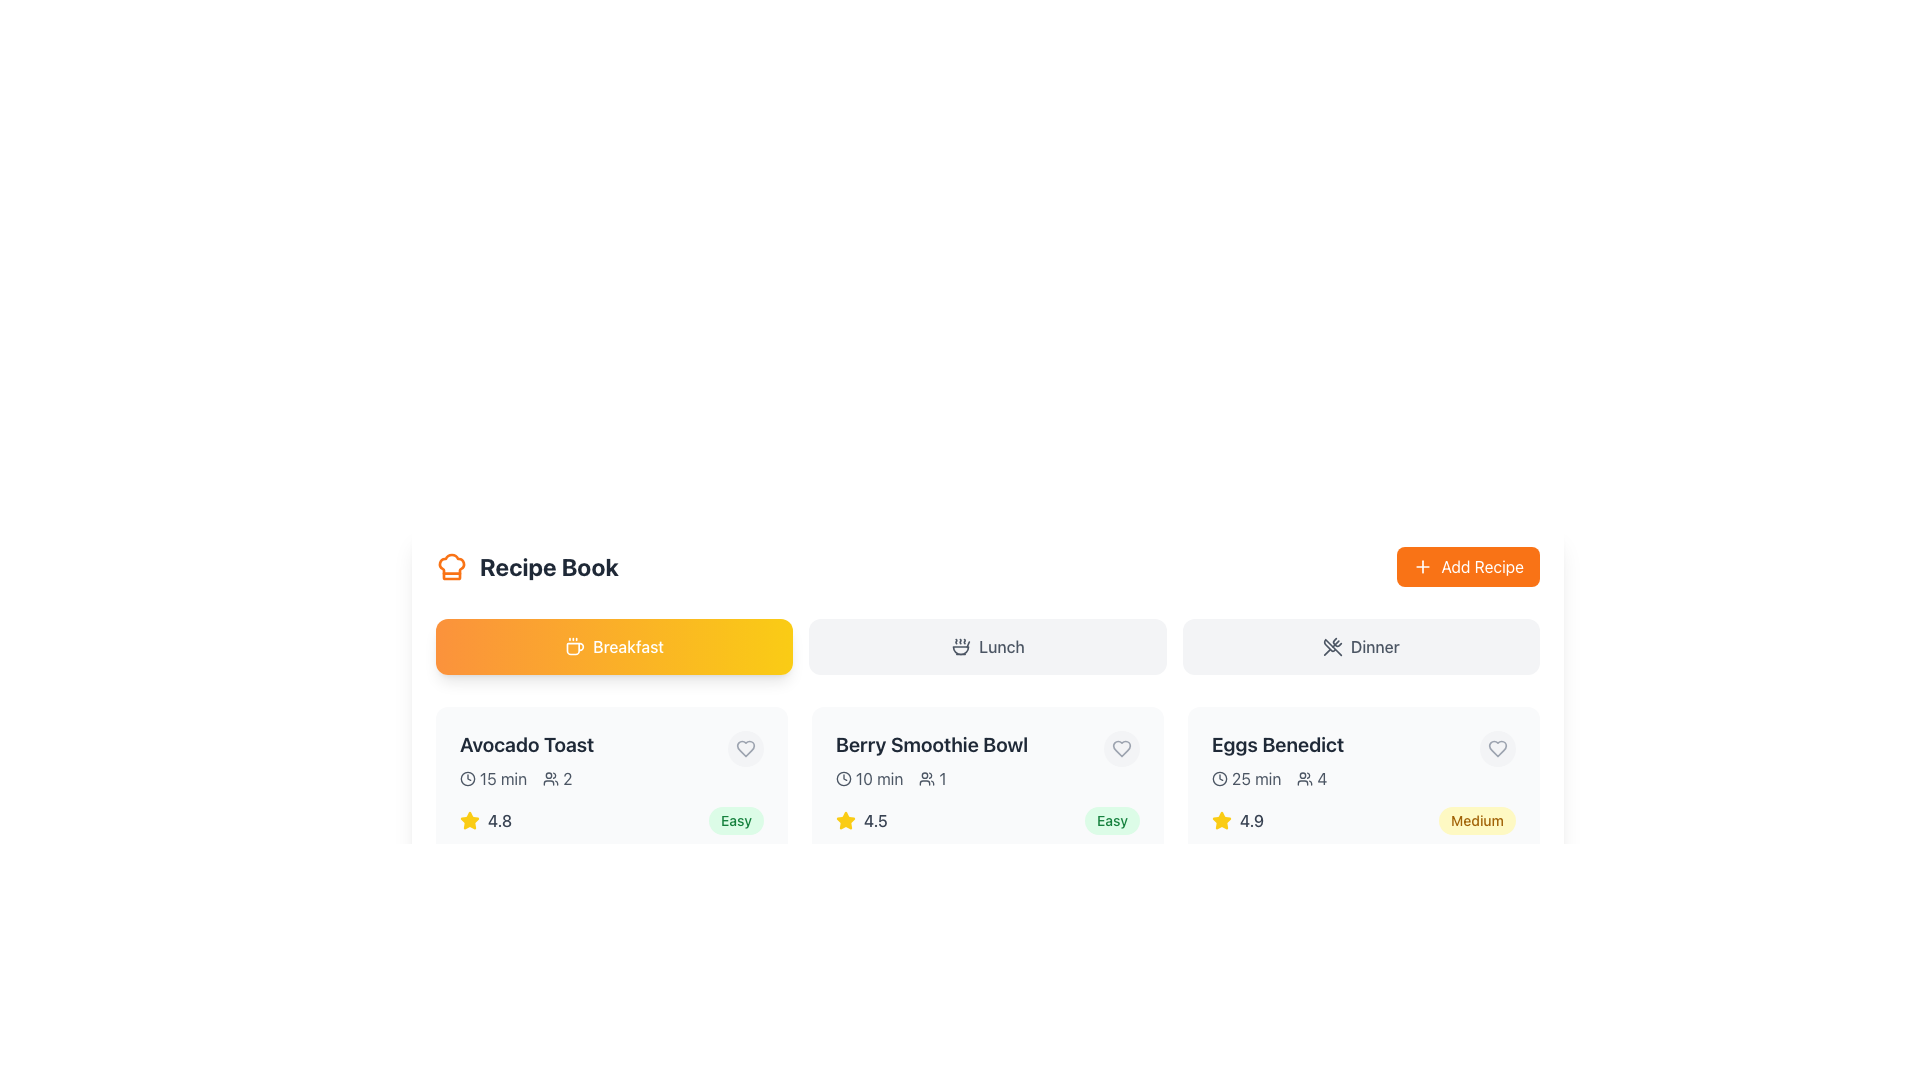  I want to click on the favorite icon button located at the top-right corner of the 'Eggs Benedict' recipe card to potentially see a tooltip, so click(1497, 748).